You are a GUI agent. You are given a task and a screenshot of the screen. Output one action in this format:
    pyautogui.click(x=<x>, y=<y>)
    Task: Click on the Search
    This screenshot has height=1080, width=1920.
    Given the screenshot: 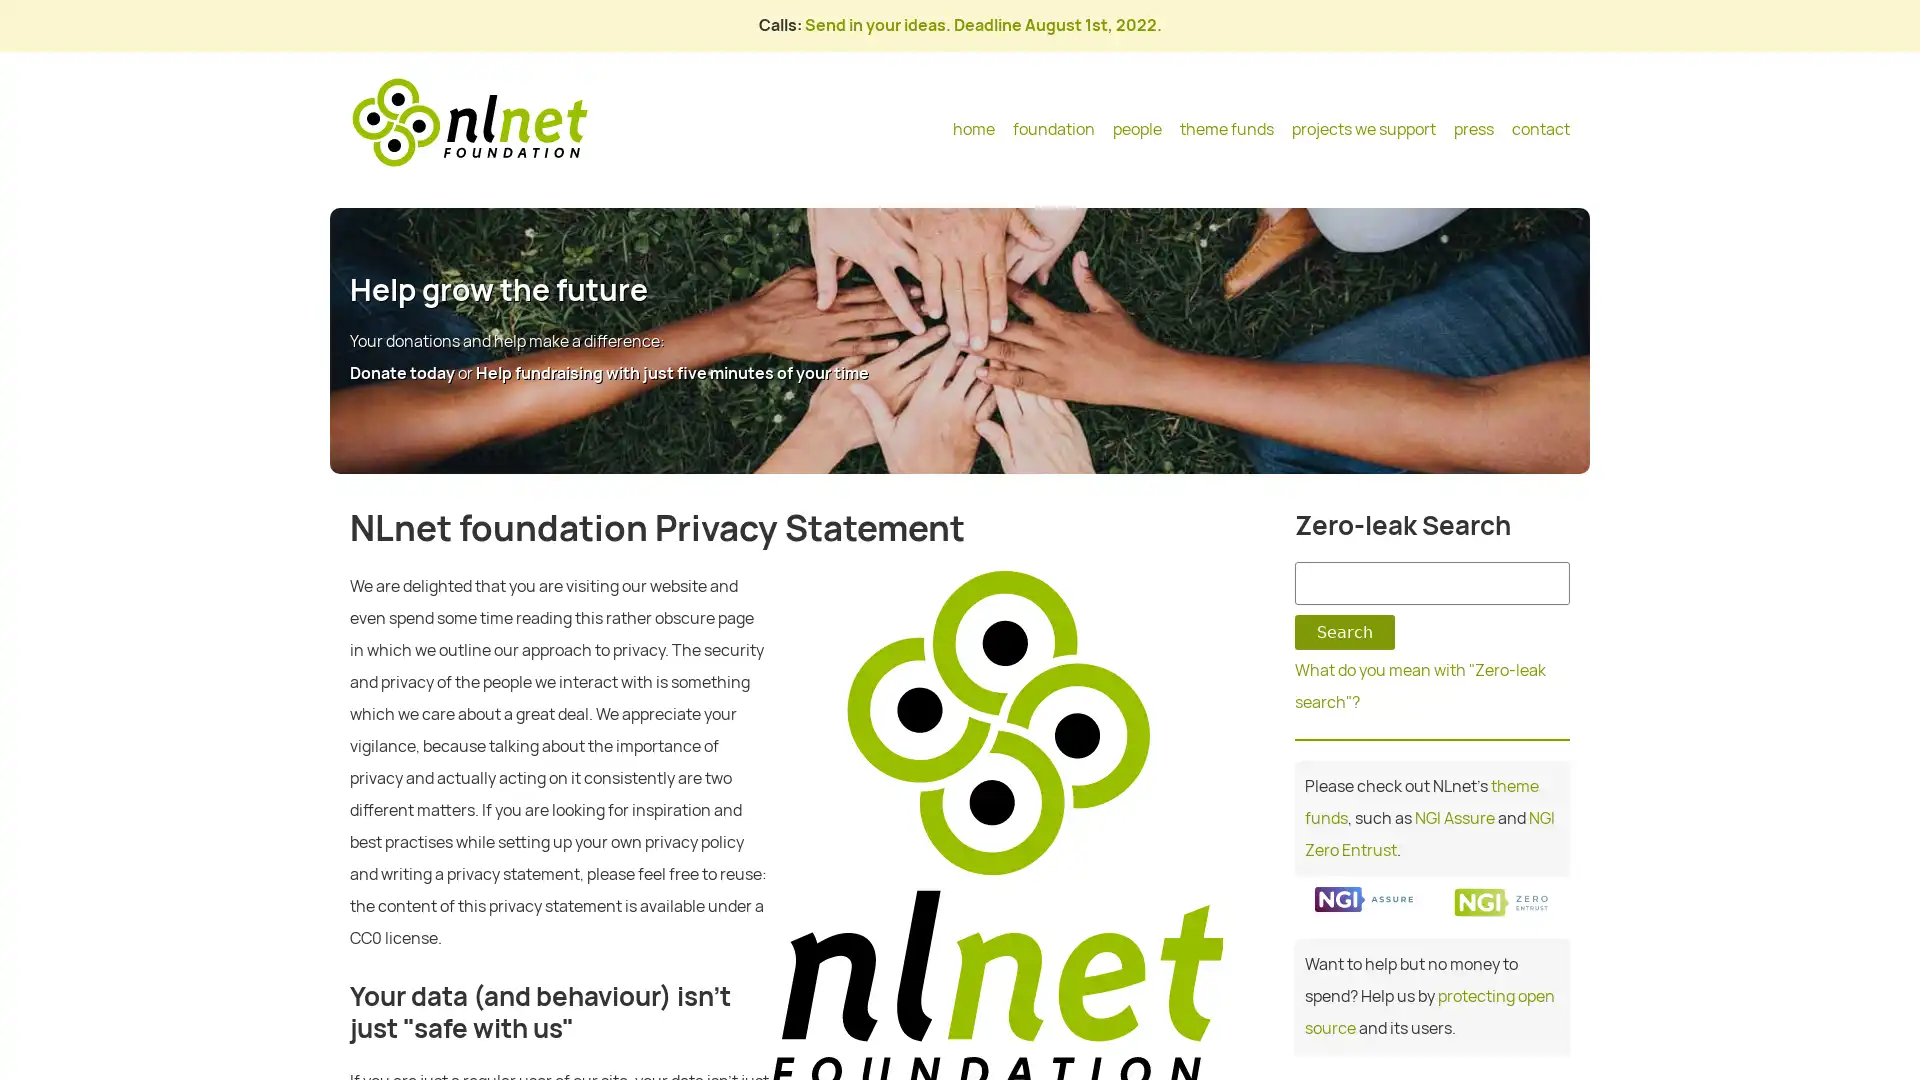 What is the action you would take?
    pyautogui.click(x=1344, y=632)
    